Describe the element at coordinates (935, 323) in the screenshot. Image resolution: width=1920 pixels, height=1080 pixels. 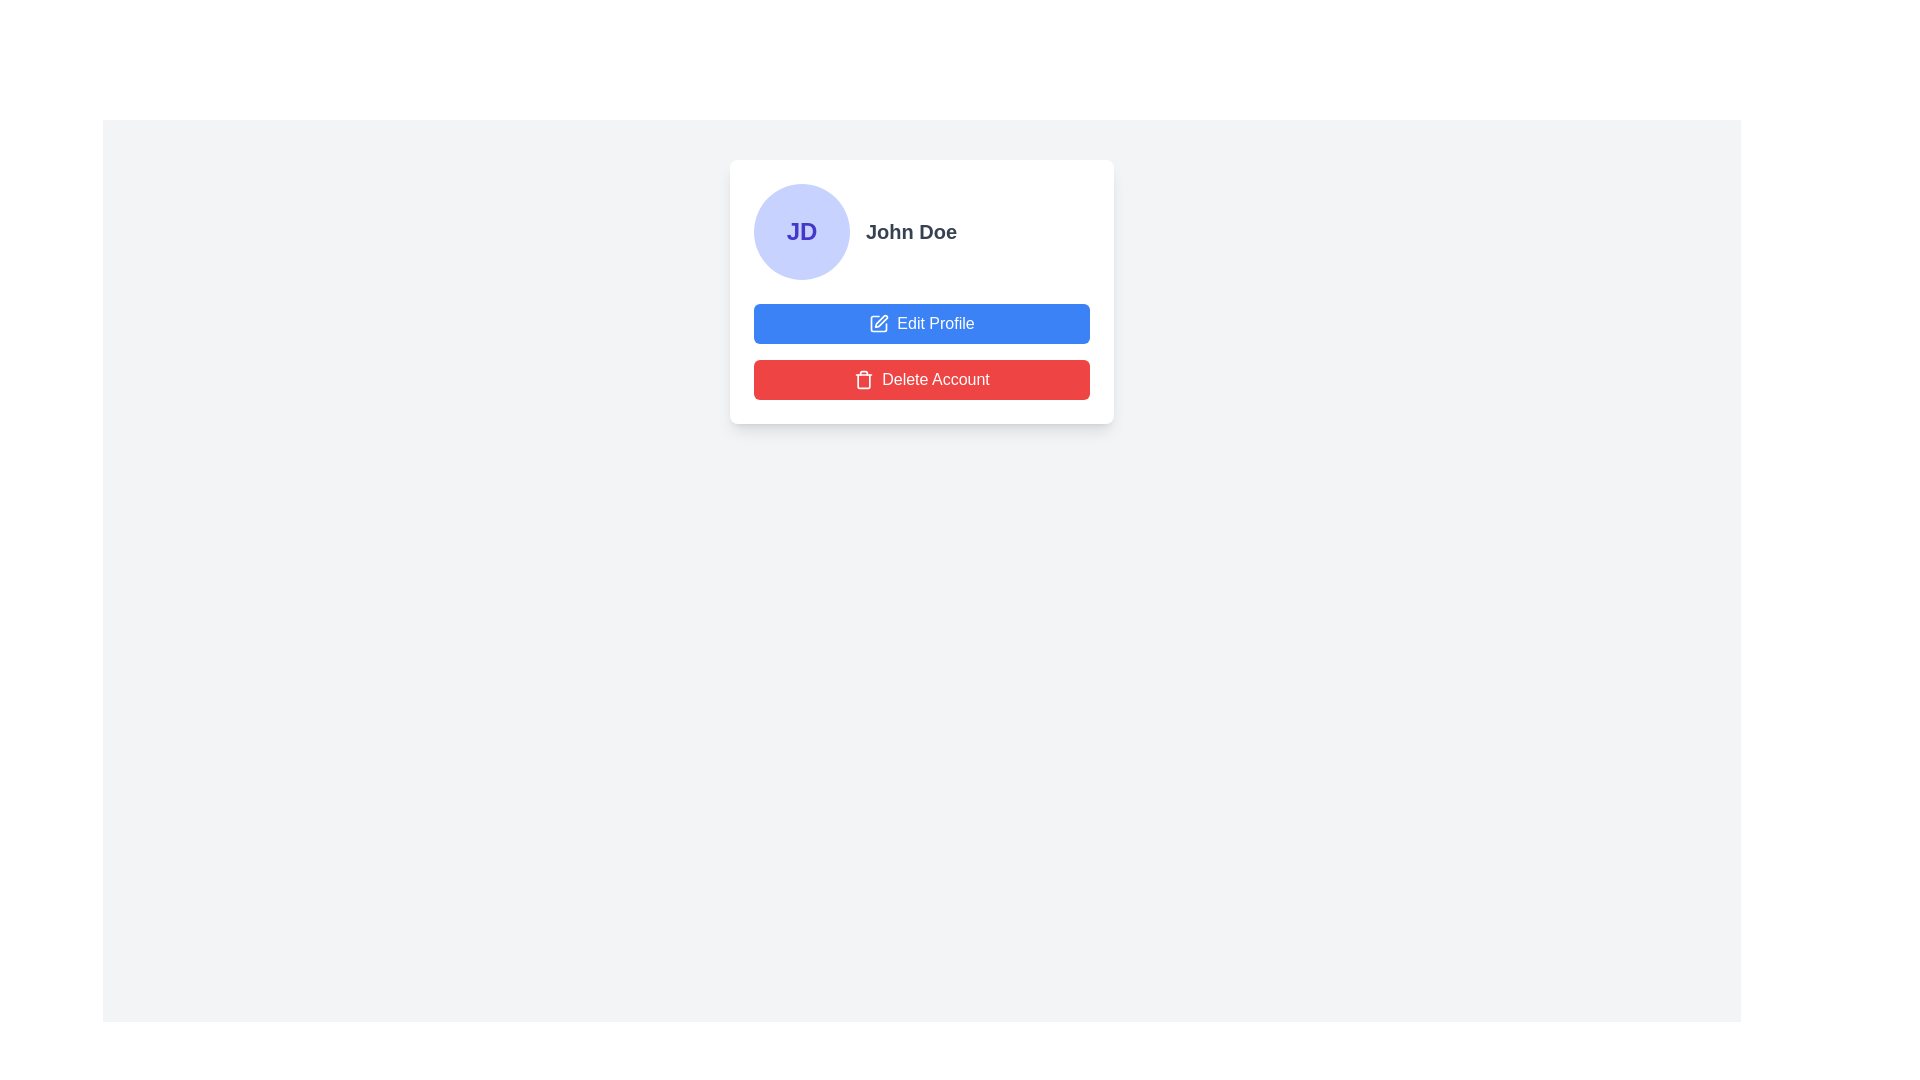
I see `the blue button containing the action label for editing the profile, located beneath the user name 'John Doe' in the profile information card` at that location.